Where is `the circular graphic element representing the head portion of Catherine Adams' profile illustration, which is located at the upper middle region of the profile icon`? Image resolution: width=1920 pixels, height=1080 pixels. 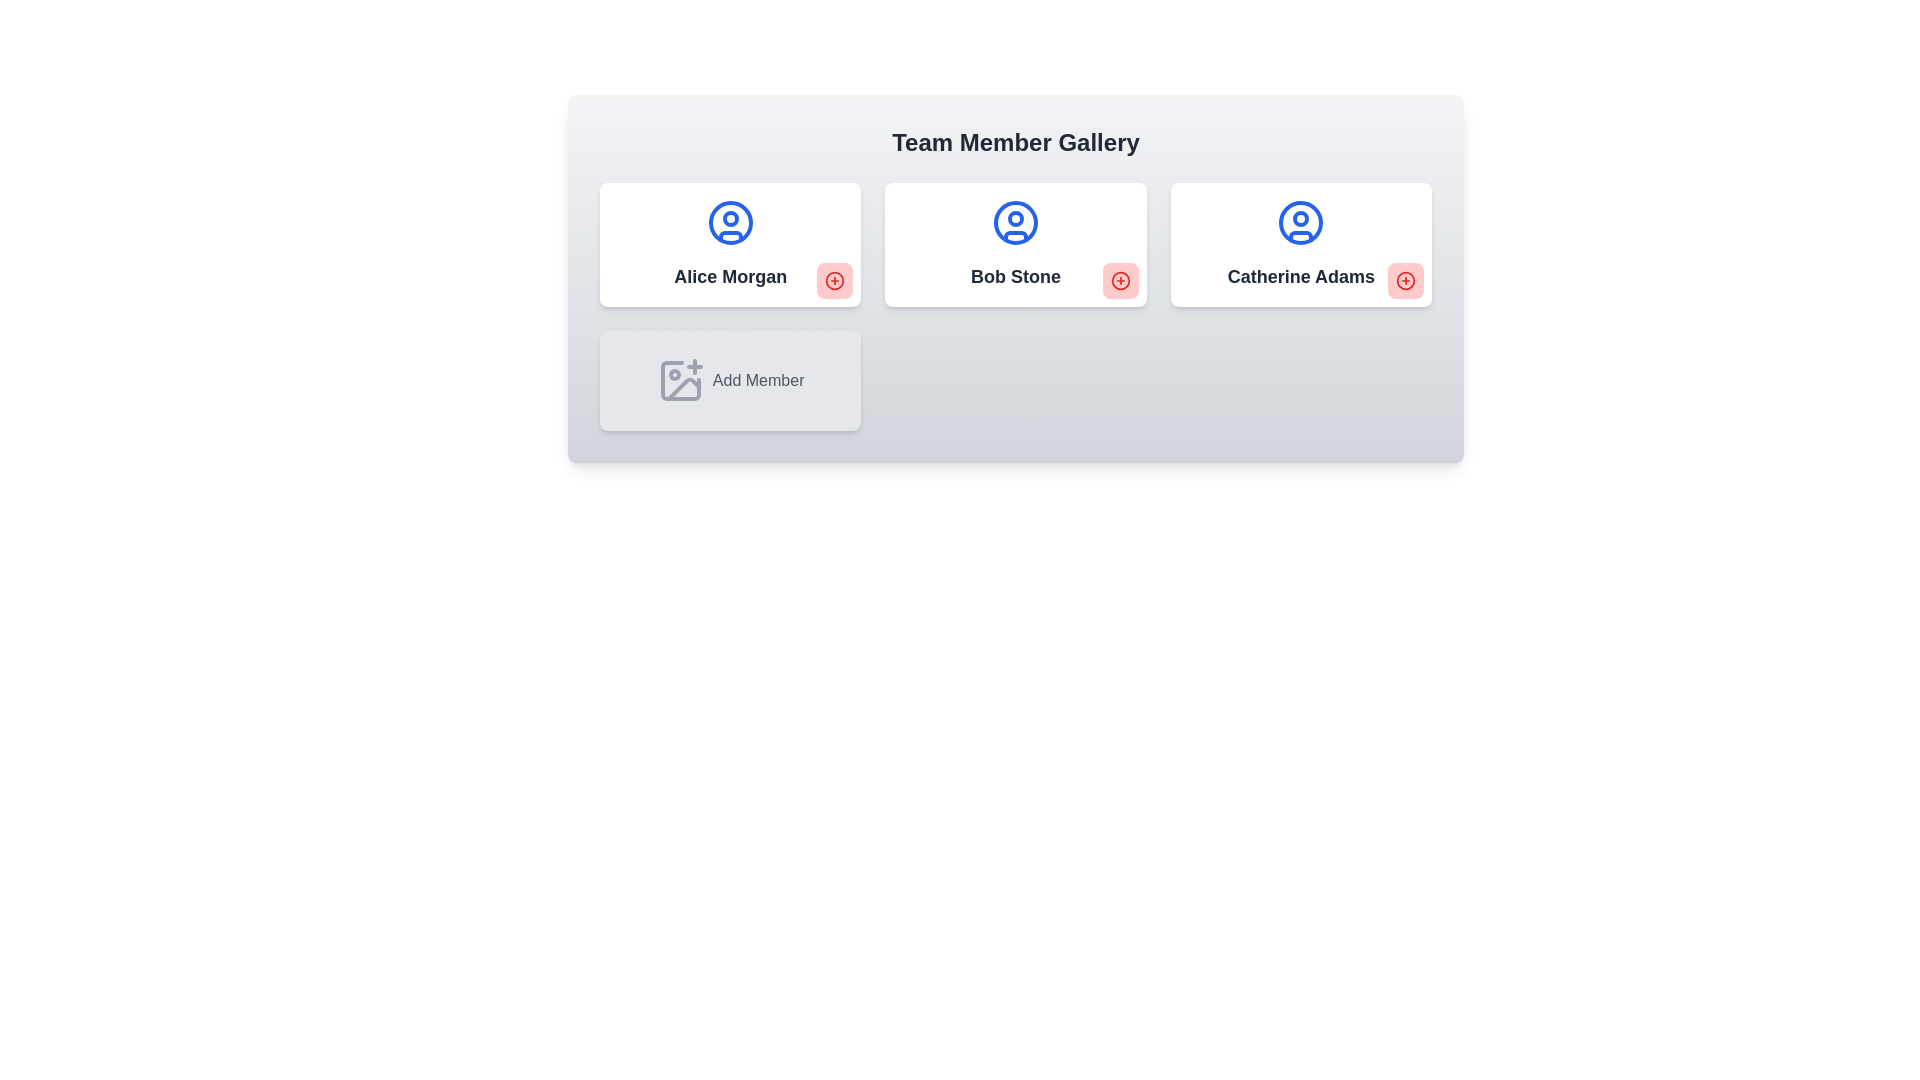
the circular graphic element representing the head portion of Catherine Adams' profile illustration, which is located at the upper middle region of the profile icon is located at coordinates (1301, 219).